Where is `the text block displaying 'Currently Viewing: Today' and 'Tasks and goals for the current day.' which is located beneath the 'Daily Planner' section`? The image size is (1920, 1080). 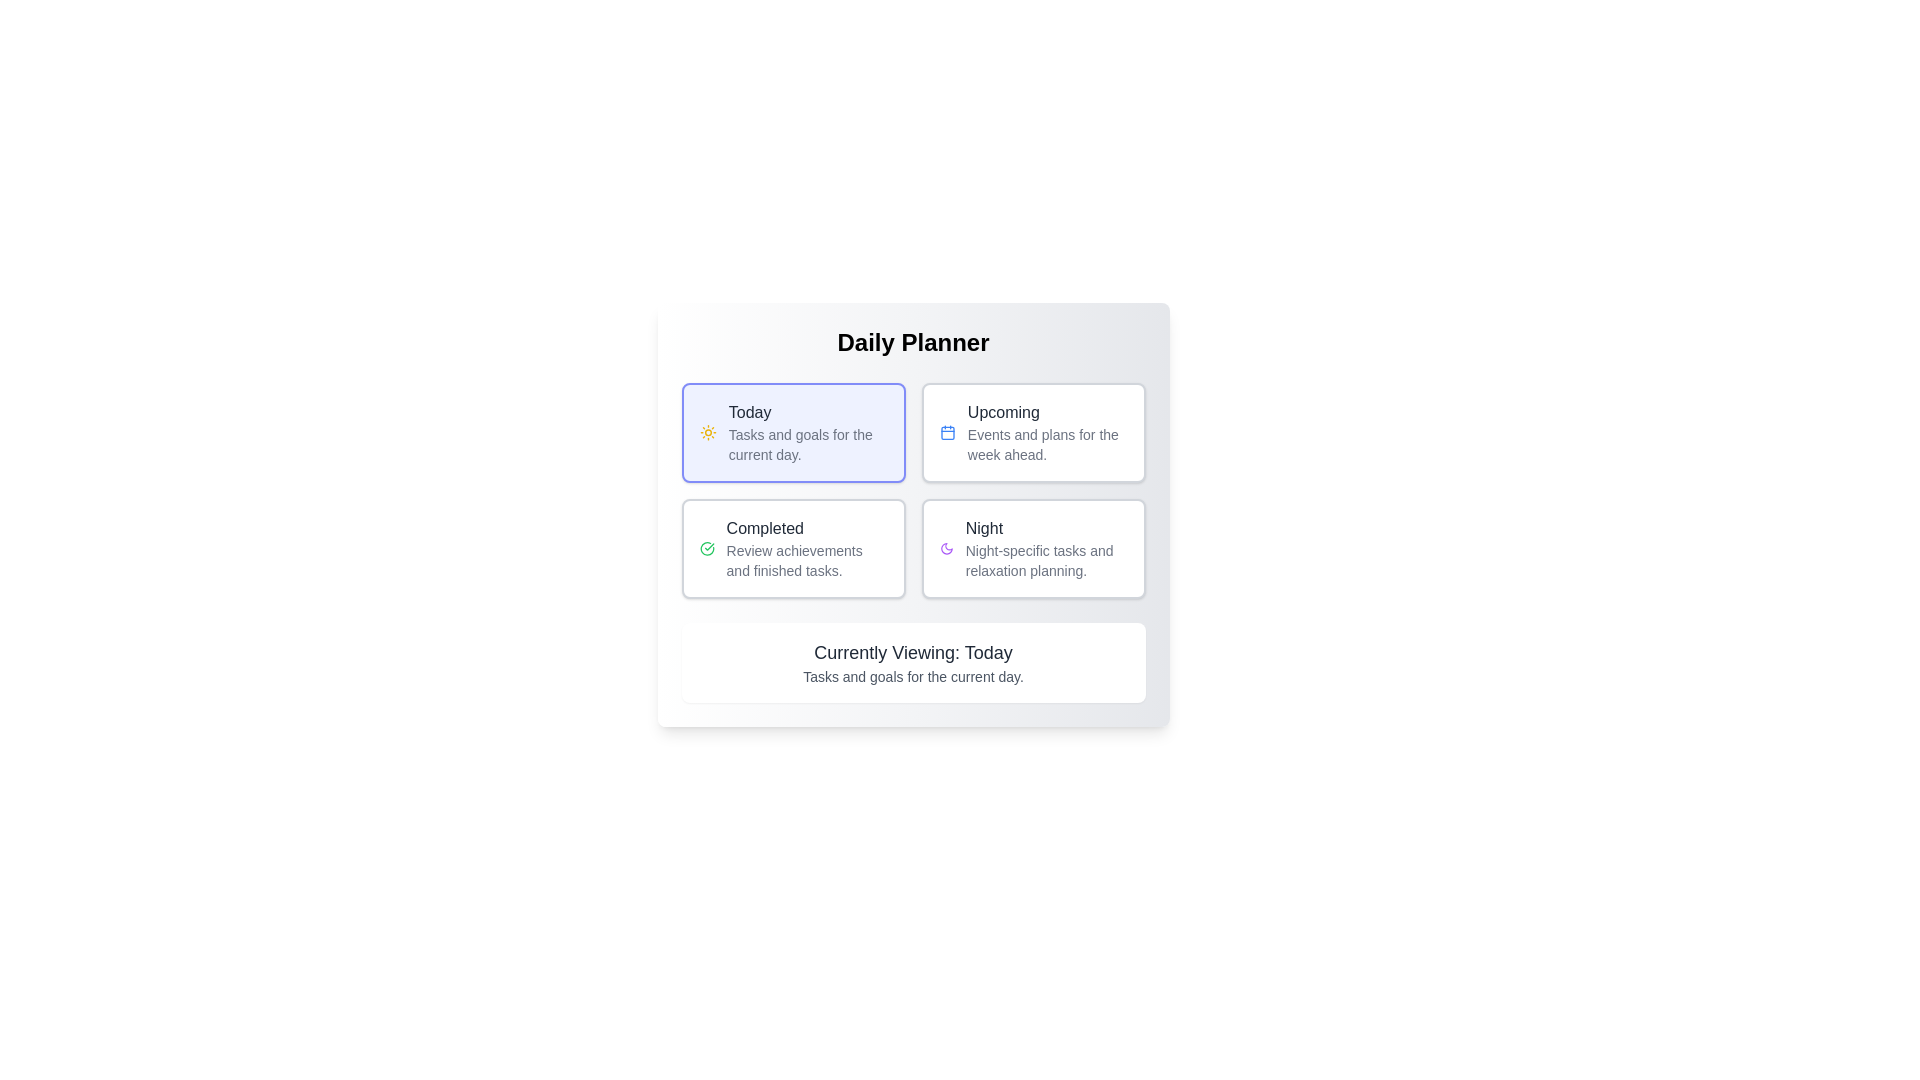
the text block displaying 'Currently Viewing: Today' and 'Tasks and goals for the current day.' which is located beneath the 'Daily Planner' section is located at coordinates (912, 663).